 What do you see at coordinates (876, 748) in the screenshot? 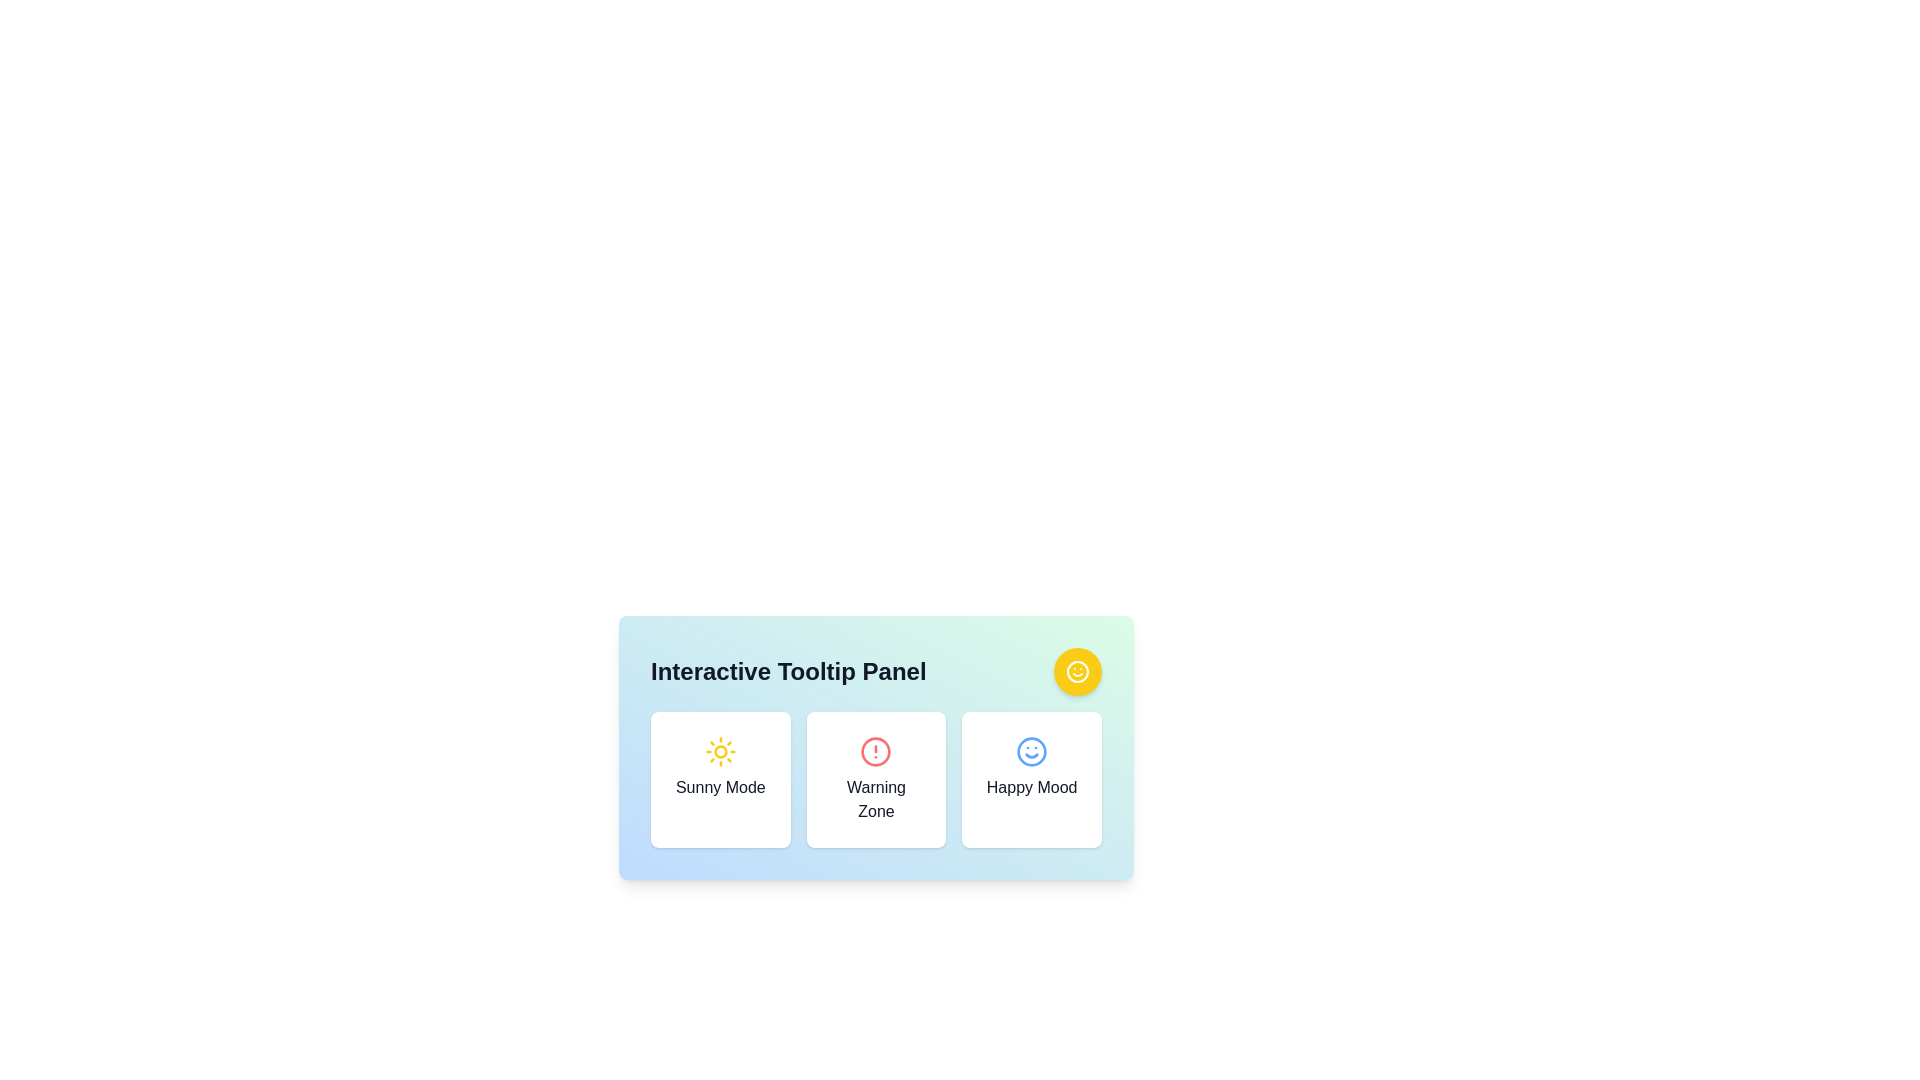
I see `the 'Interactive Tooltip Panel'` at bounding box center [876, 748].